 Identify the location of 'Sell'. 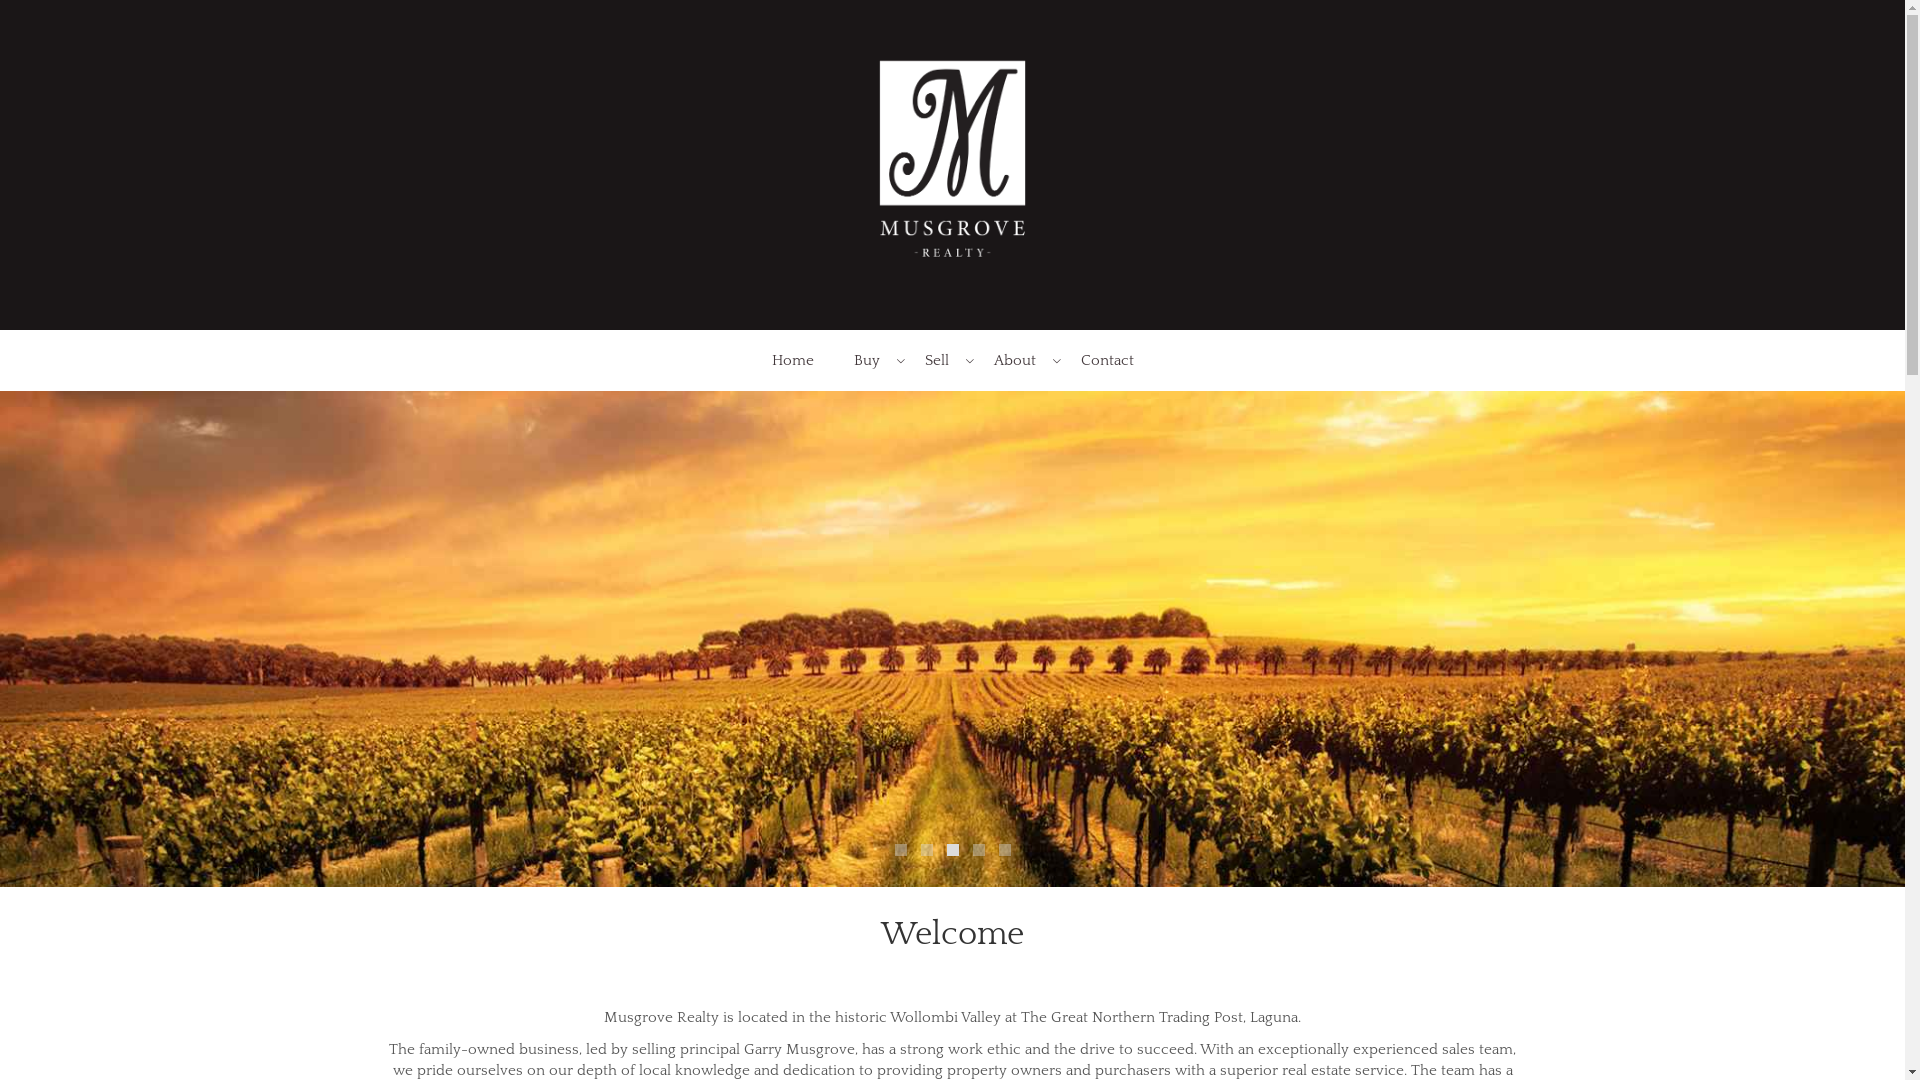
(937, 360).